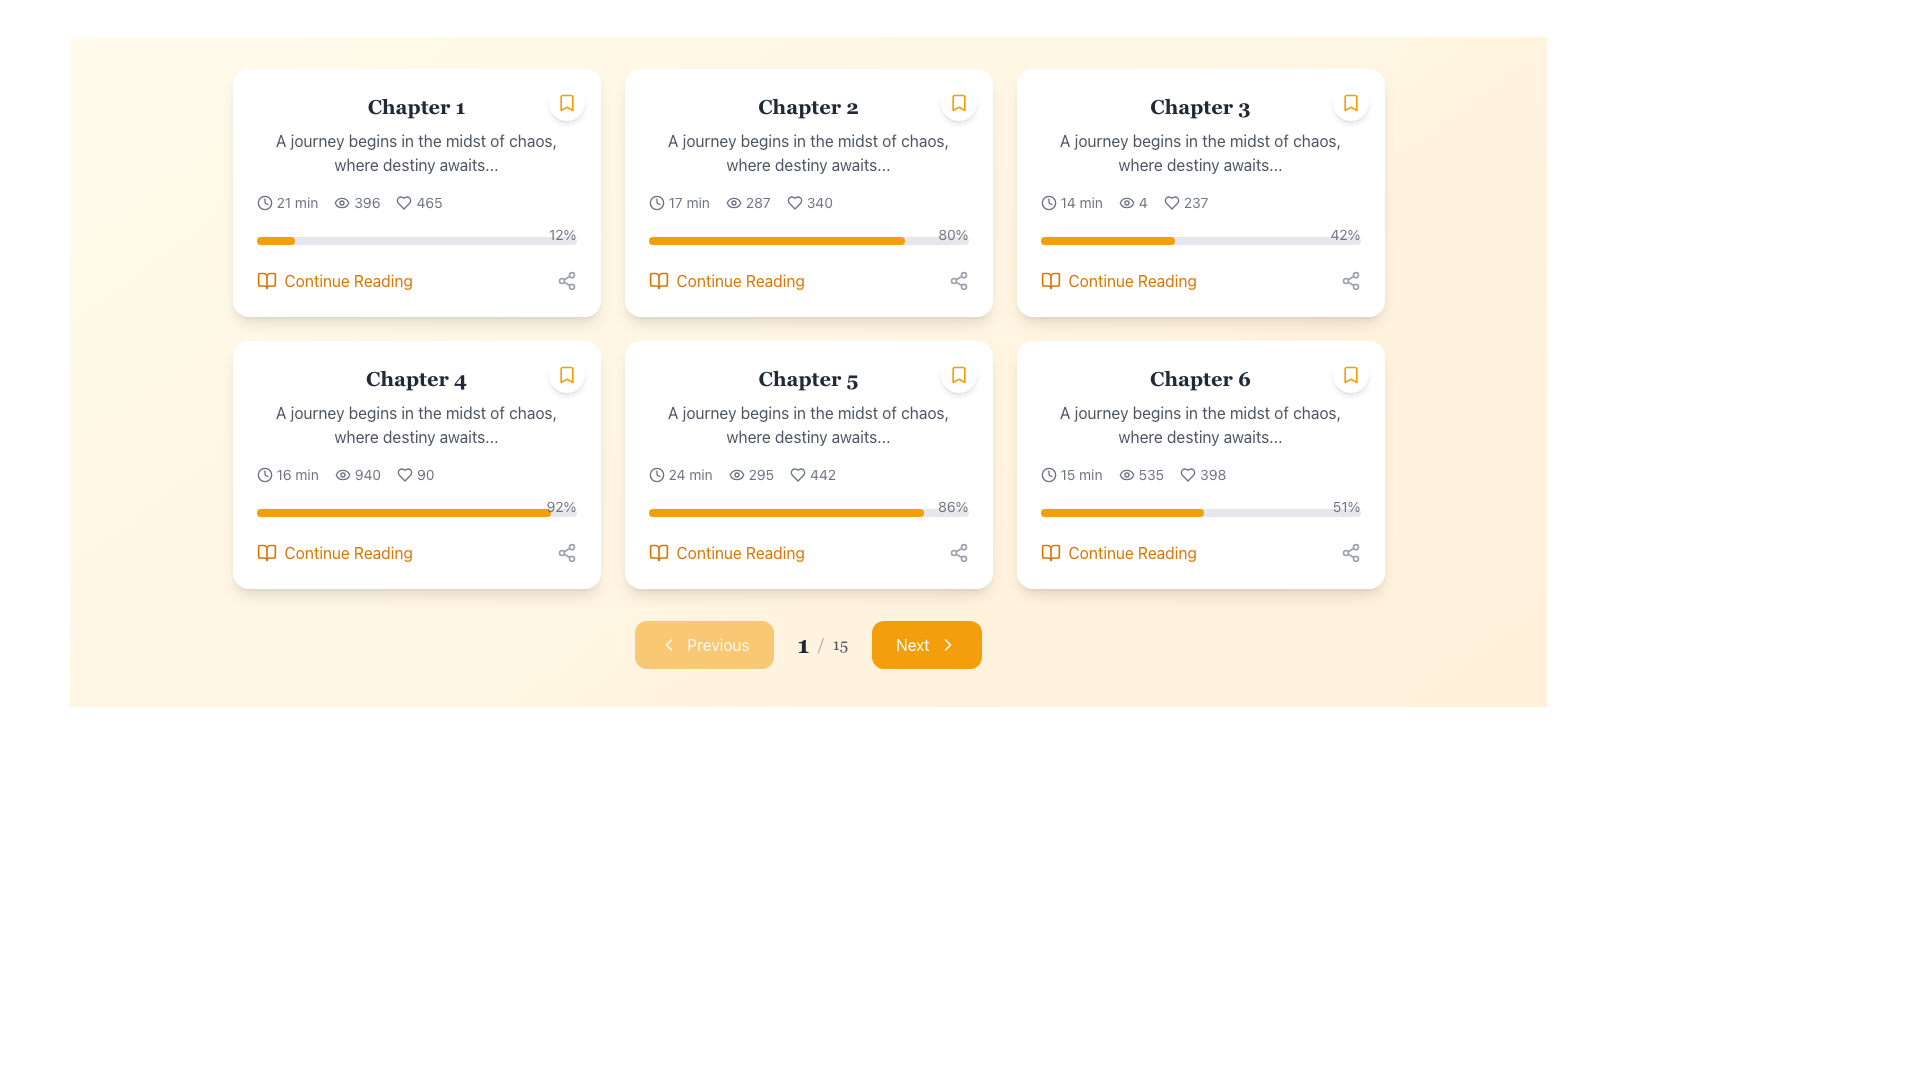 The width and height of the screenshot is (1920, 1080). Describe the element at coordinates (334, 281) in the screenshot. I see `the 'Continue Reading' Link button with an open book icon, located at the bottom-left of the first card under 'Chapter 1'` at that location.